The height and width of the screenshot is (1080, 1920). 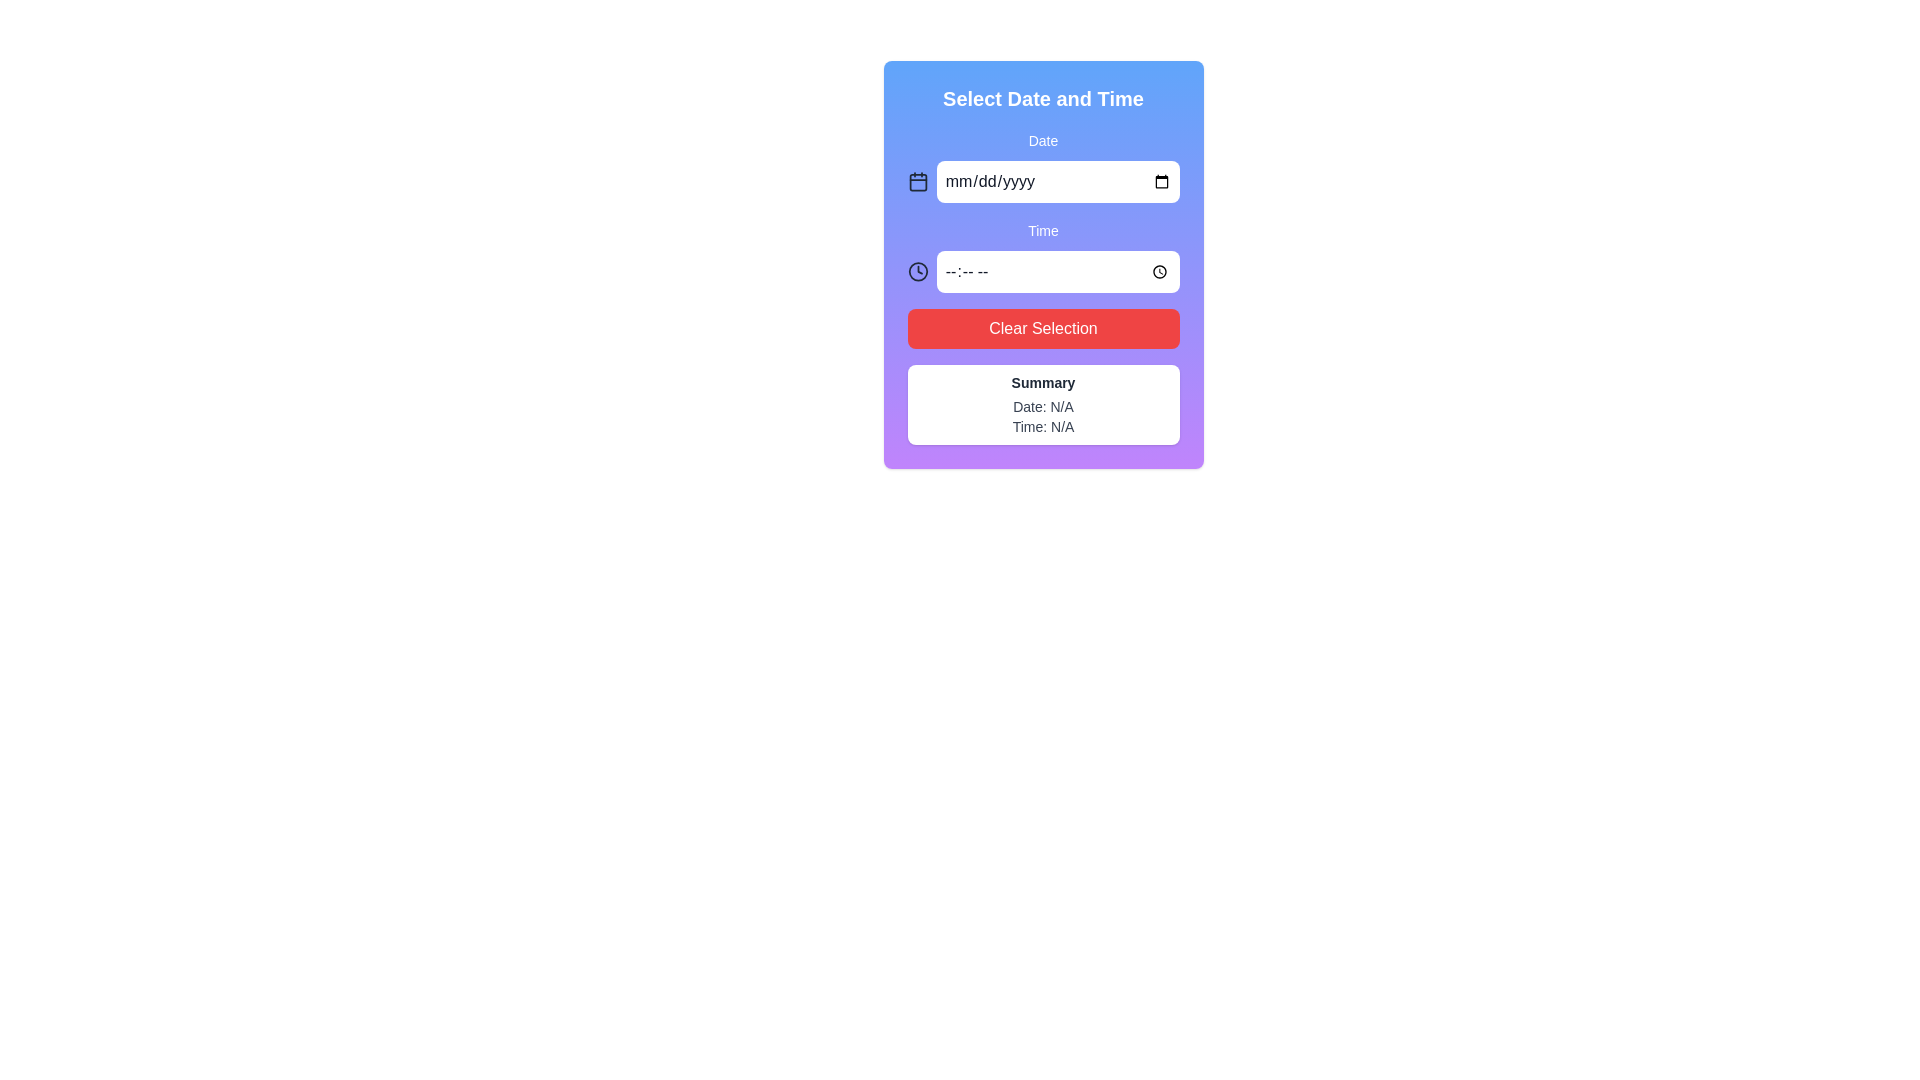 What do you see at coordinates (917, 272) in the screenshot?
I see `the SVG graphical element representing the clock face within the clock icon, which signifies time selection functionality` at bounding box center [917, 272].